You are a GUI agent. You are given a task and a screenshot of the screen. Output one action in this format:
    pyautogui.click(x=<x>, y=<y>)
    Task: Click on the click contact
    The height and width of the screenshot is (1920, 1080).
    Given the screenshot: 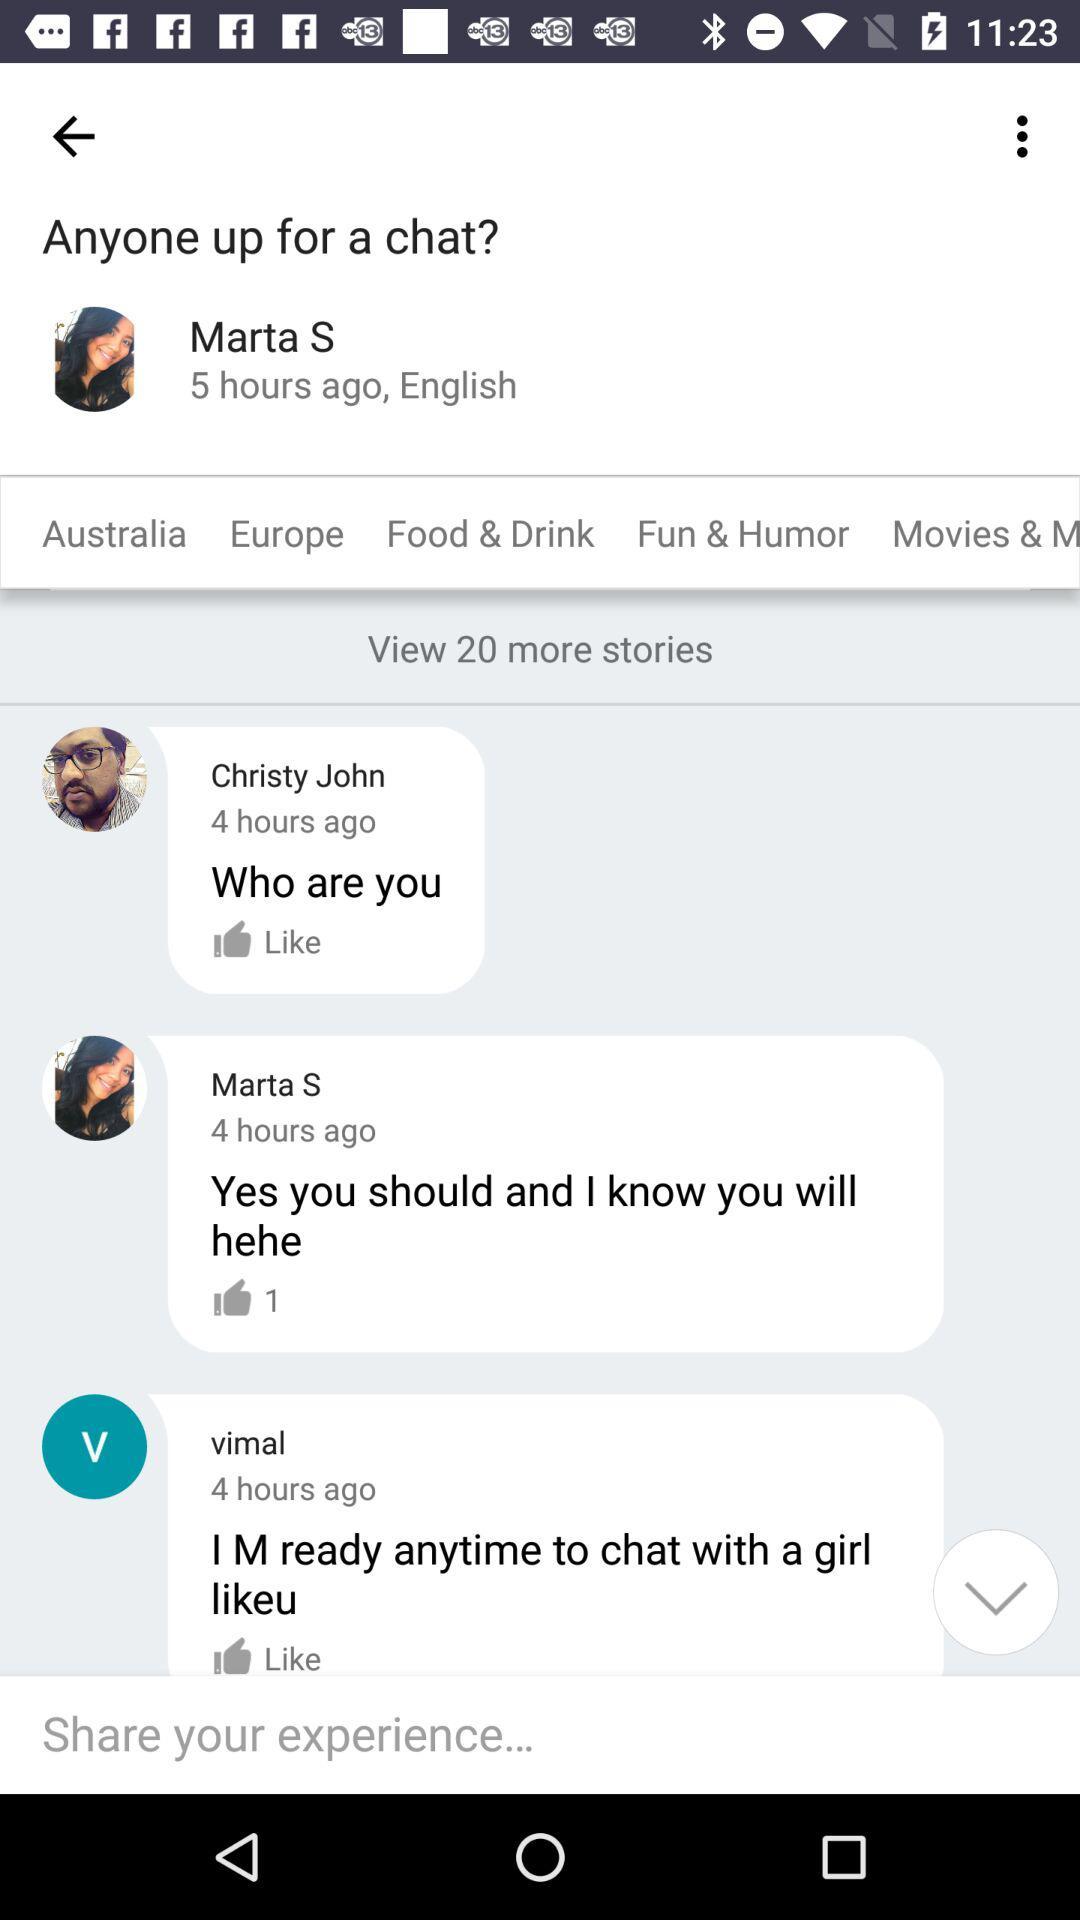 What is the action you would take?
    pyautogui.click(x=94, y=1446)
    